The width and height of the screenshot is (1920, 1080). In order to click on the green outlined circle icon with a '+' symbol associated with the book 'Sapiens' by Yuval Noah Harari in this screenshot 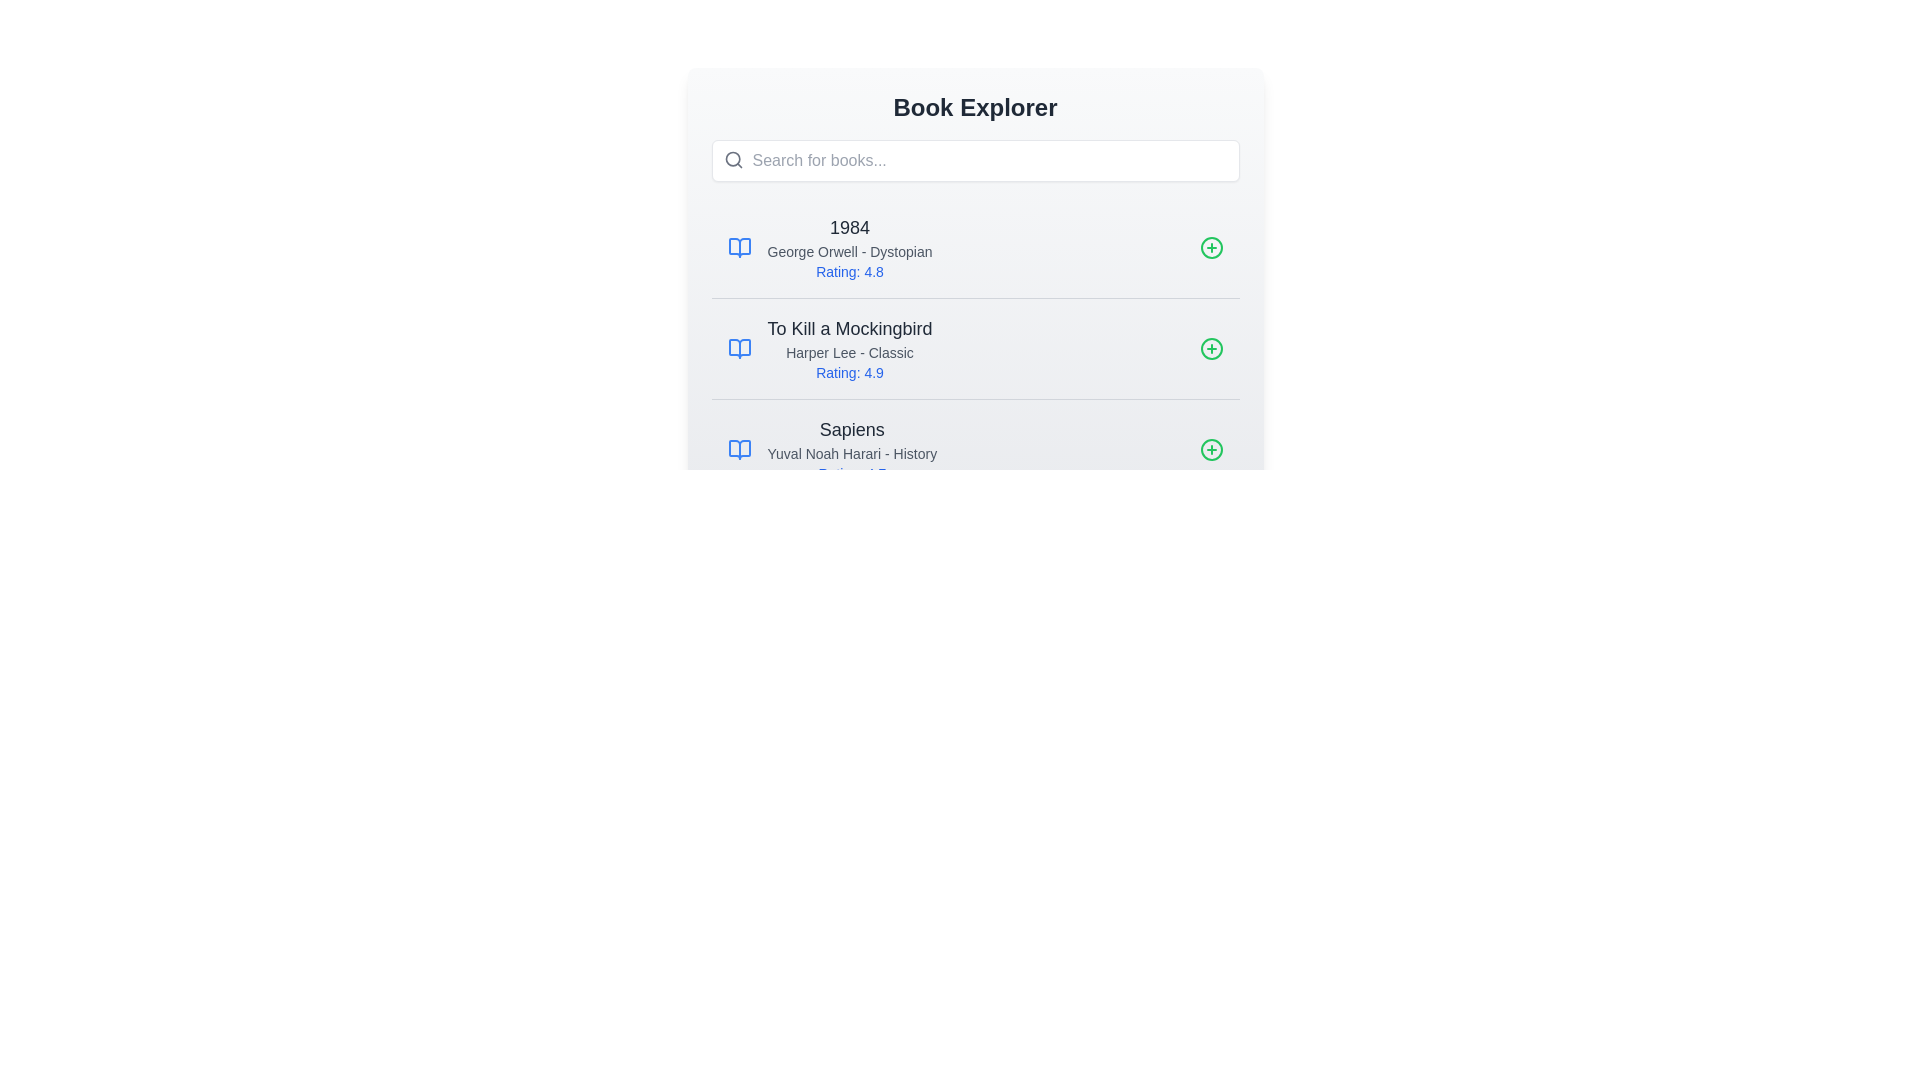, I will do `click(1210, 450)`.